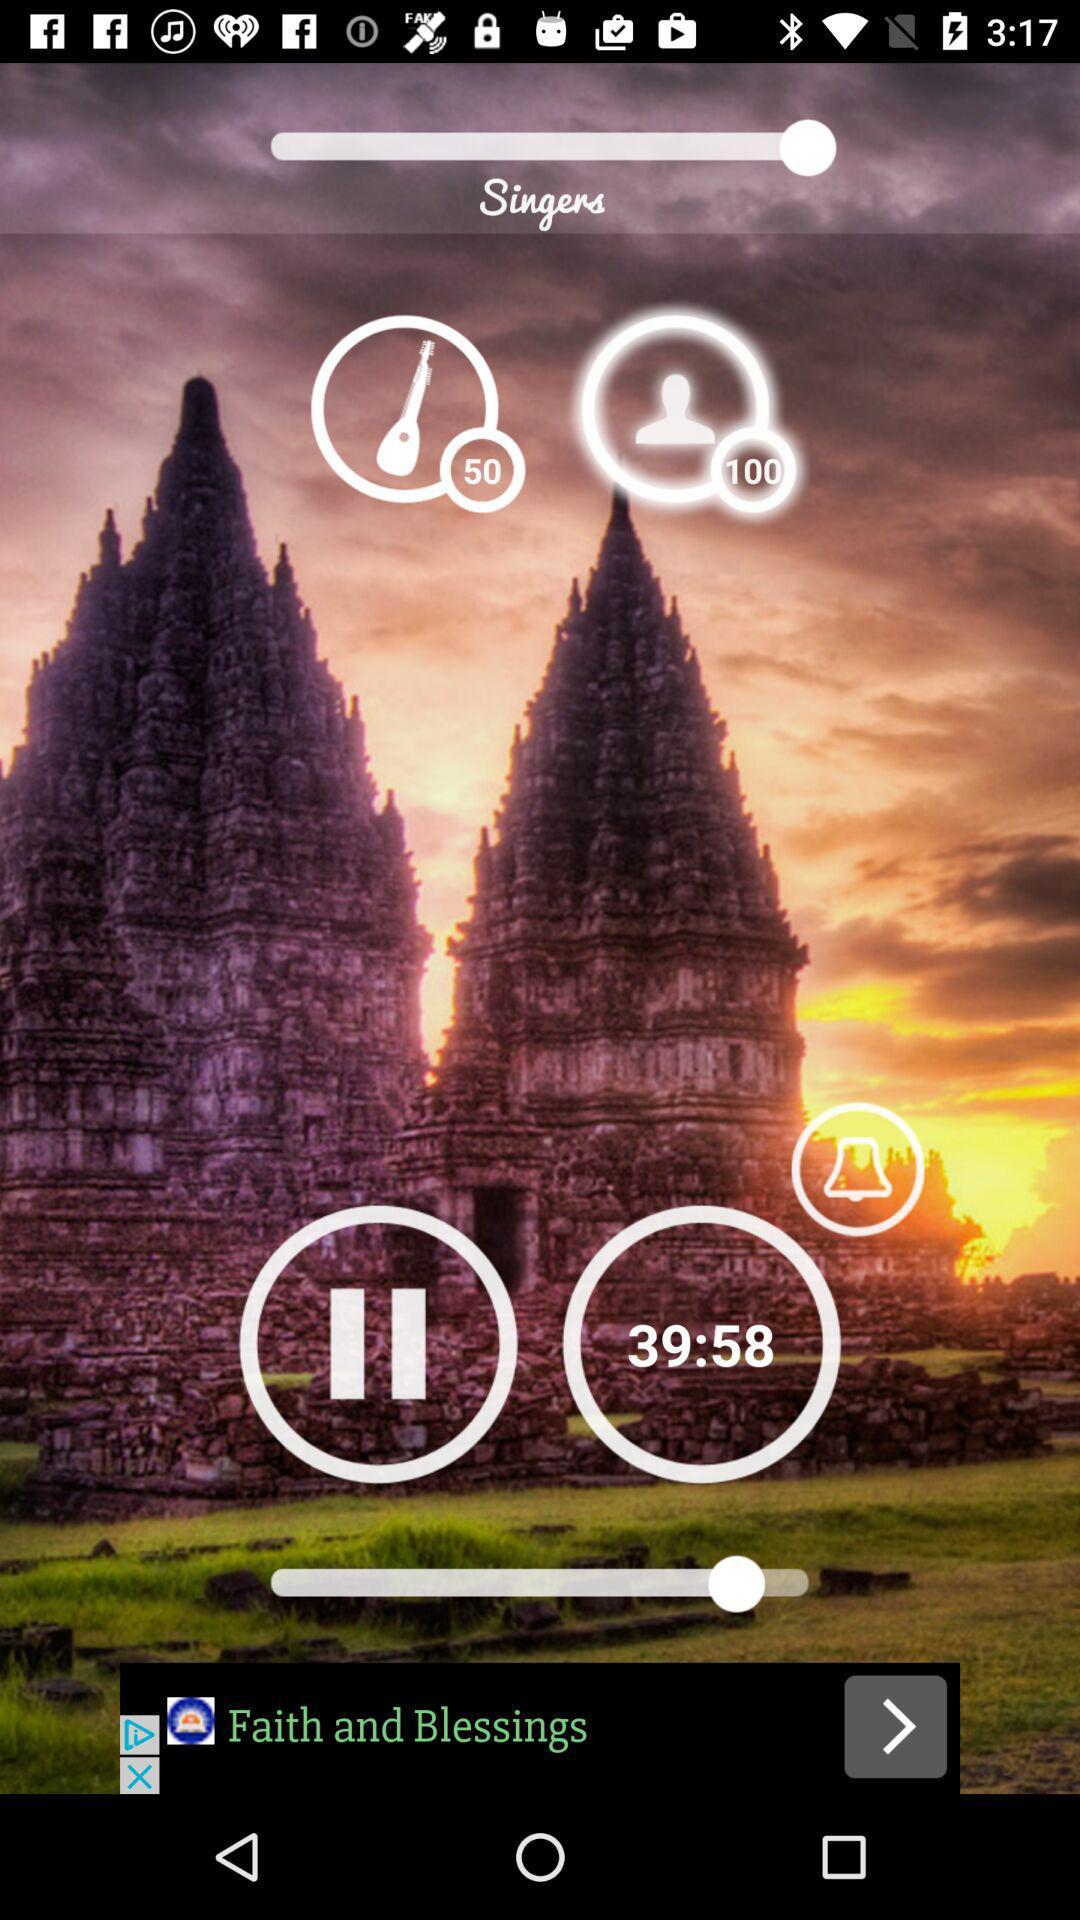 The image size is (1080, 1920). I want to click on icon above 39:57 item, so click(856, 1168).